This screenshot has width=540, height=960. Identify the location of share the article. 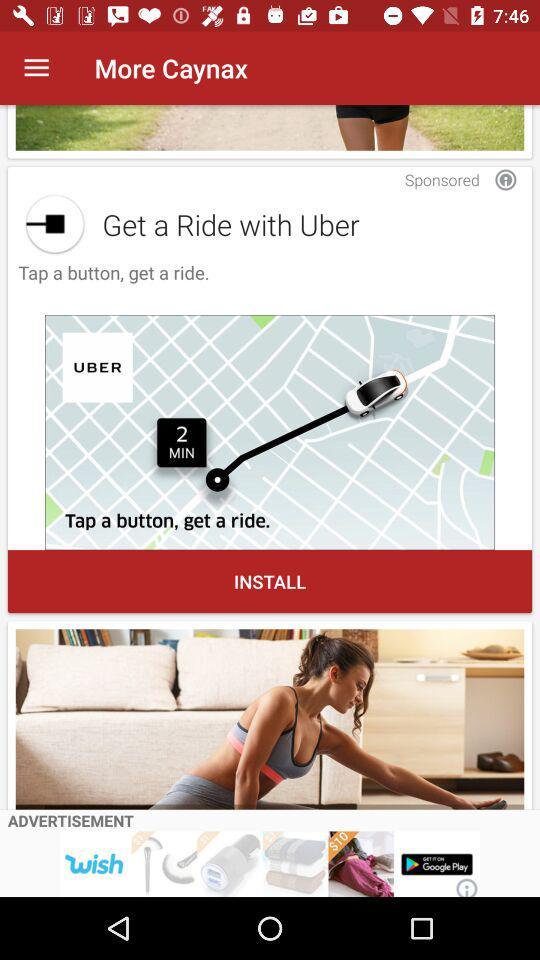
(55, 224).